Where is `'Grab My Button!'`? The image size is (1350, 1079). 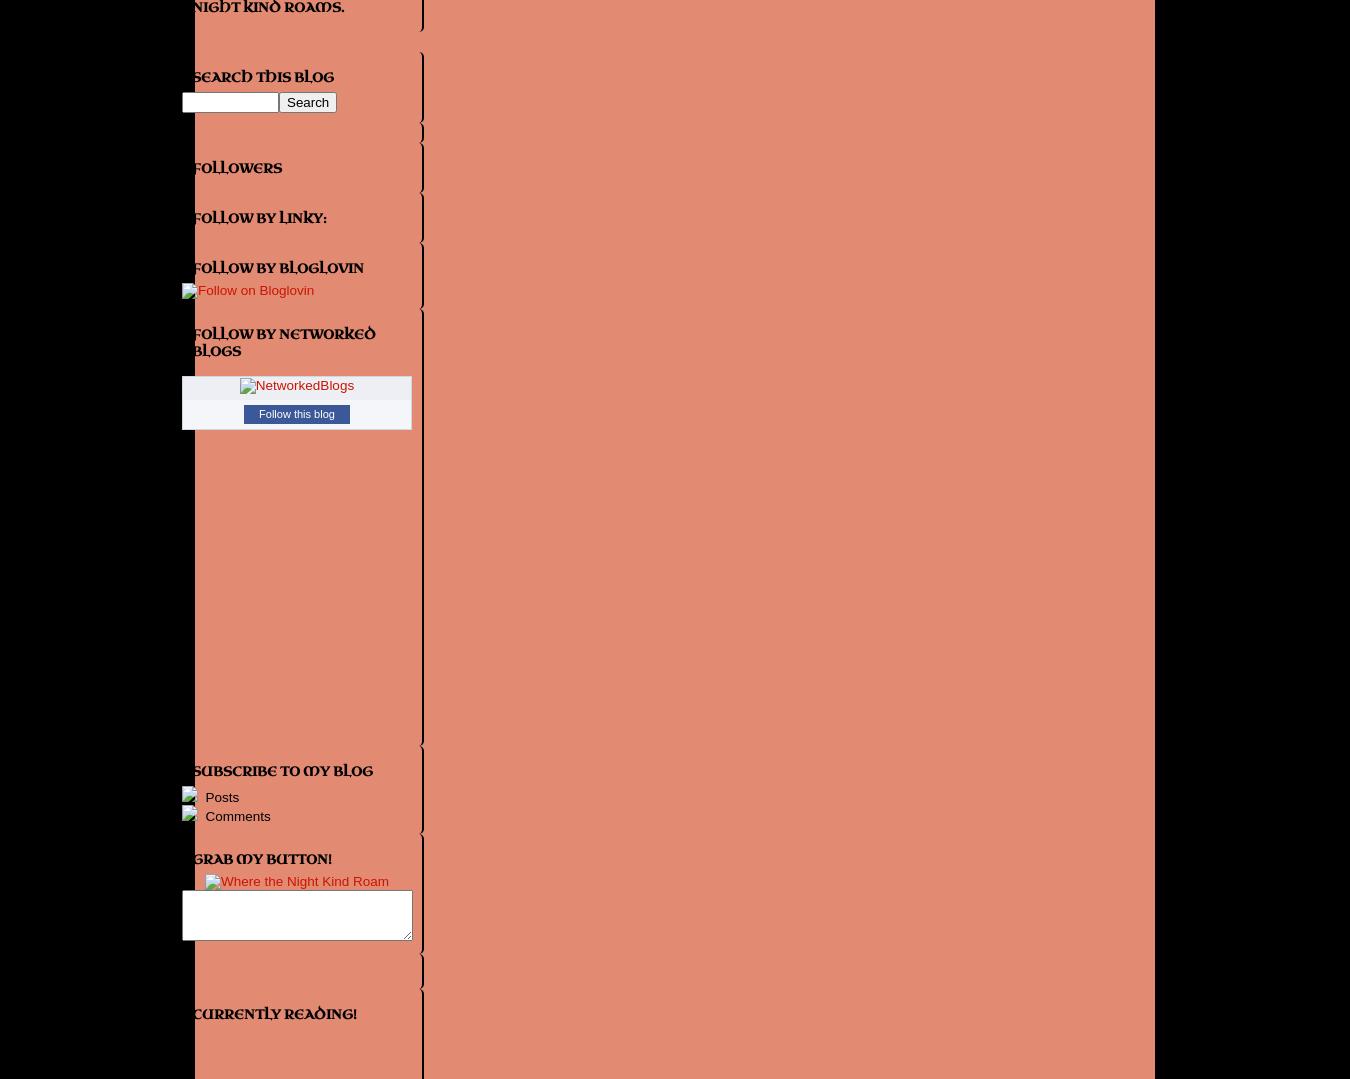 'Grab My Button!' is located at coordinates (261, 858).